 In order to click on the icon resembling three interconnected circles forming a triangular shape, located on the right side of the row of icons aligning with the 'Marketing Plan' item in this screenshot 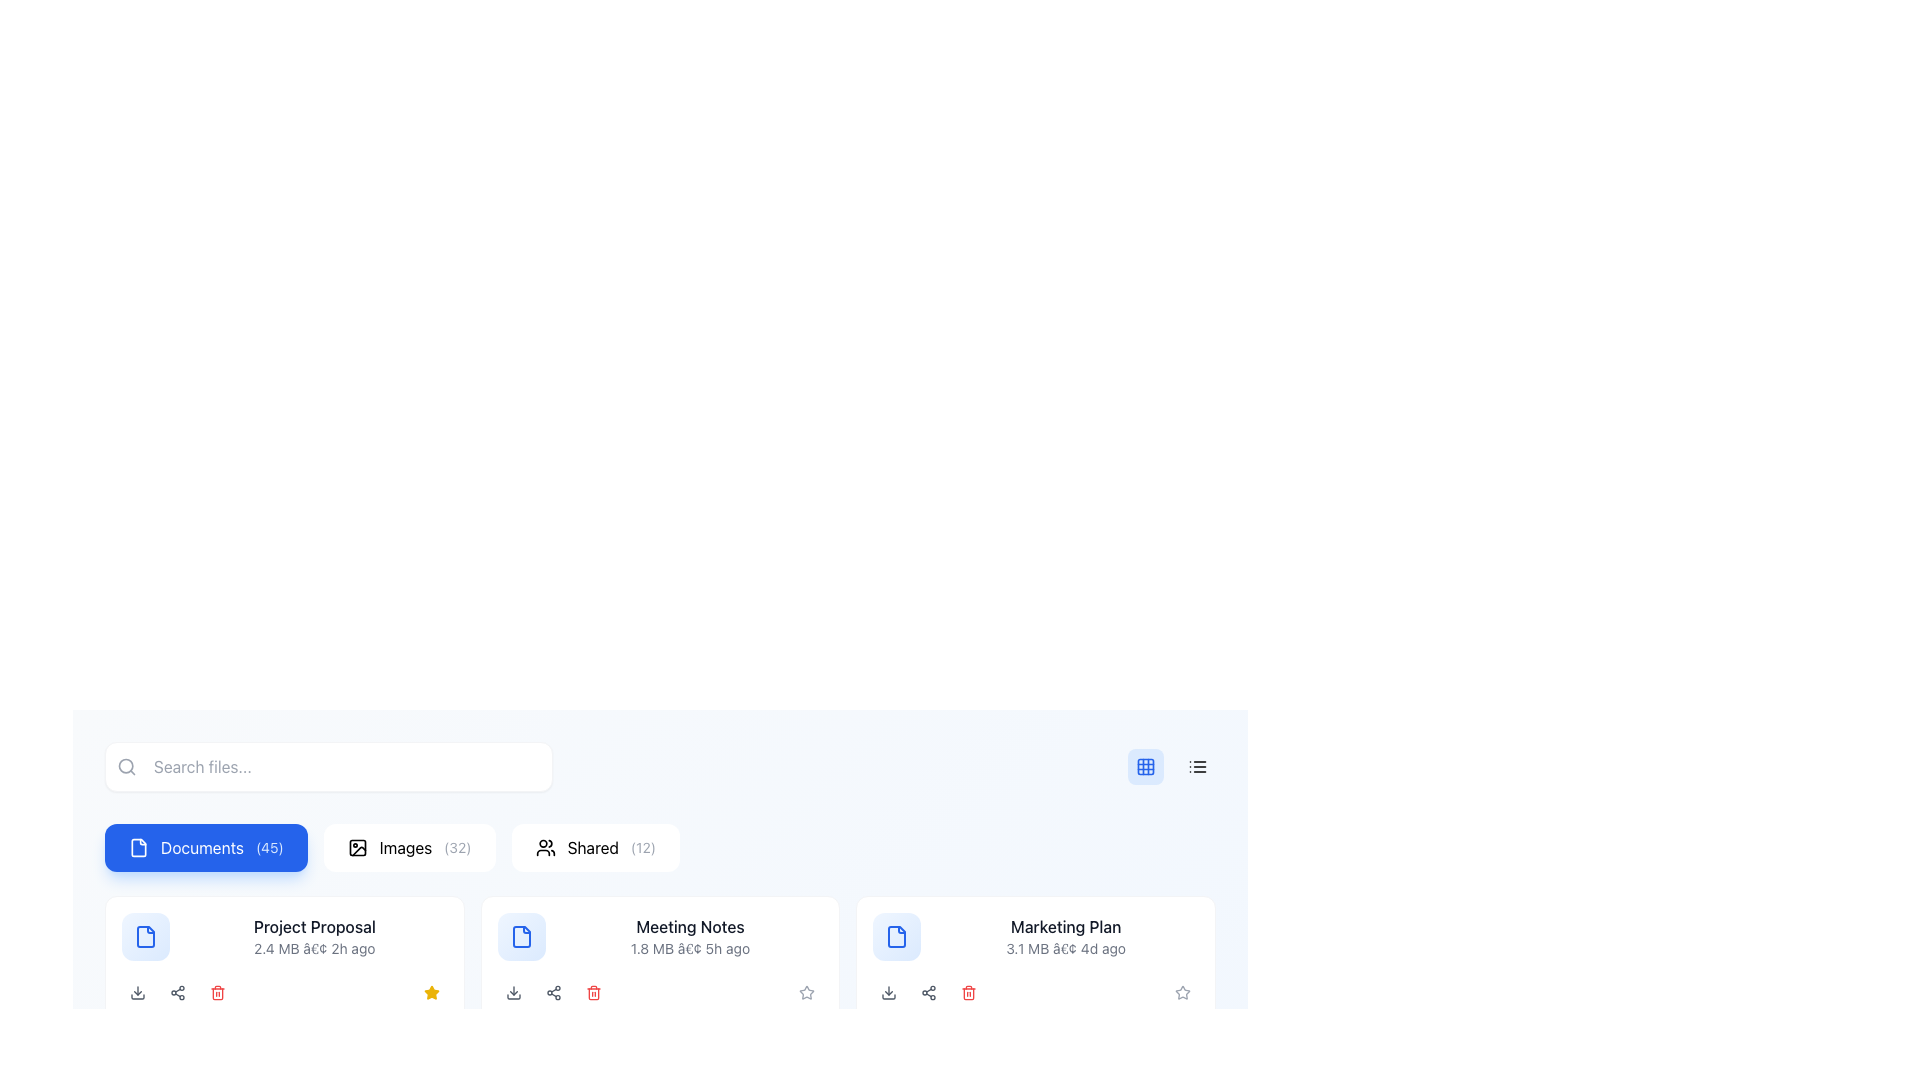, I will do `click(177, 992)`.